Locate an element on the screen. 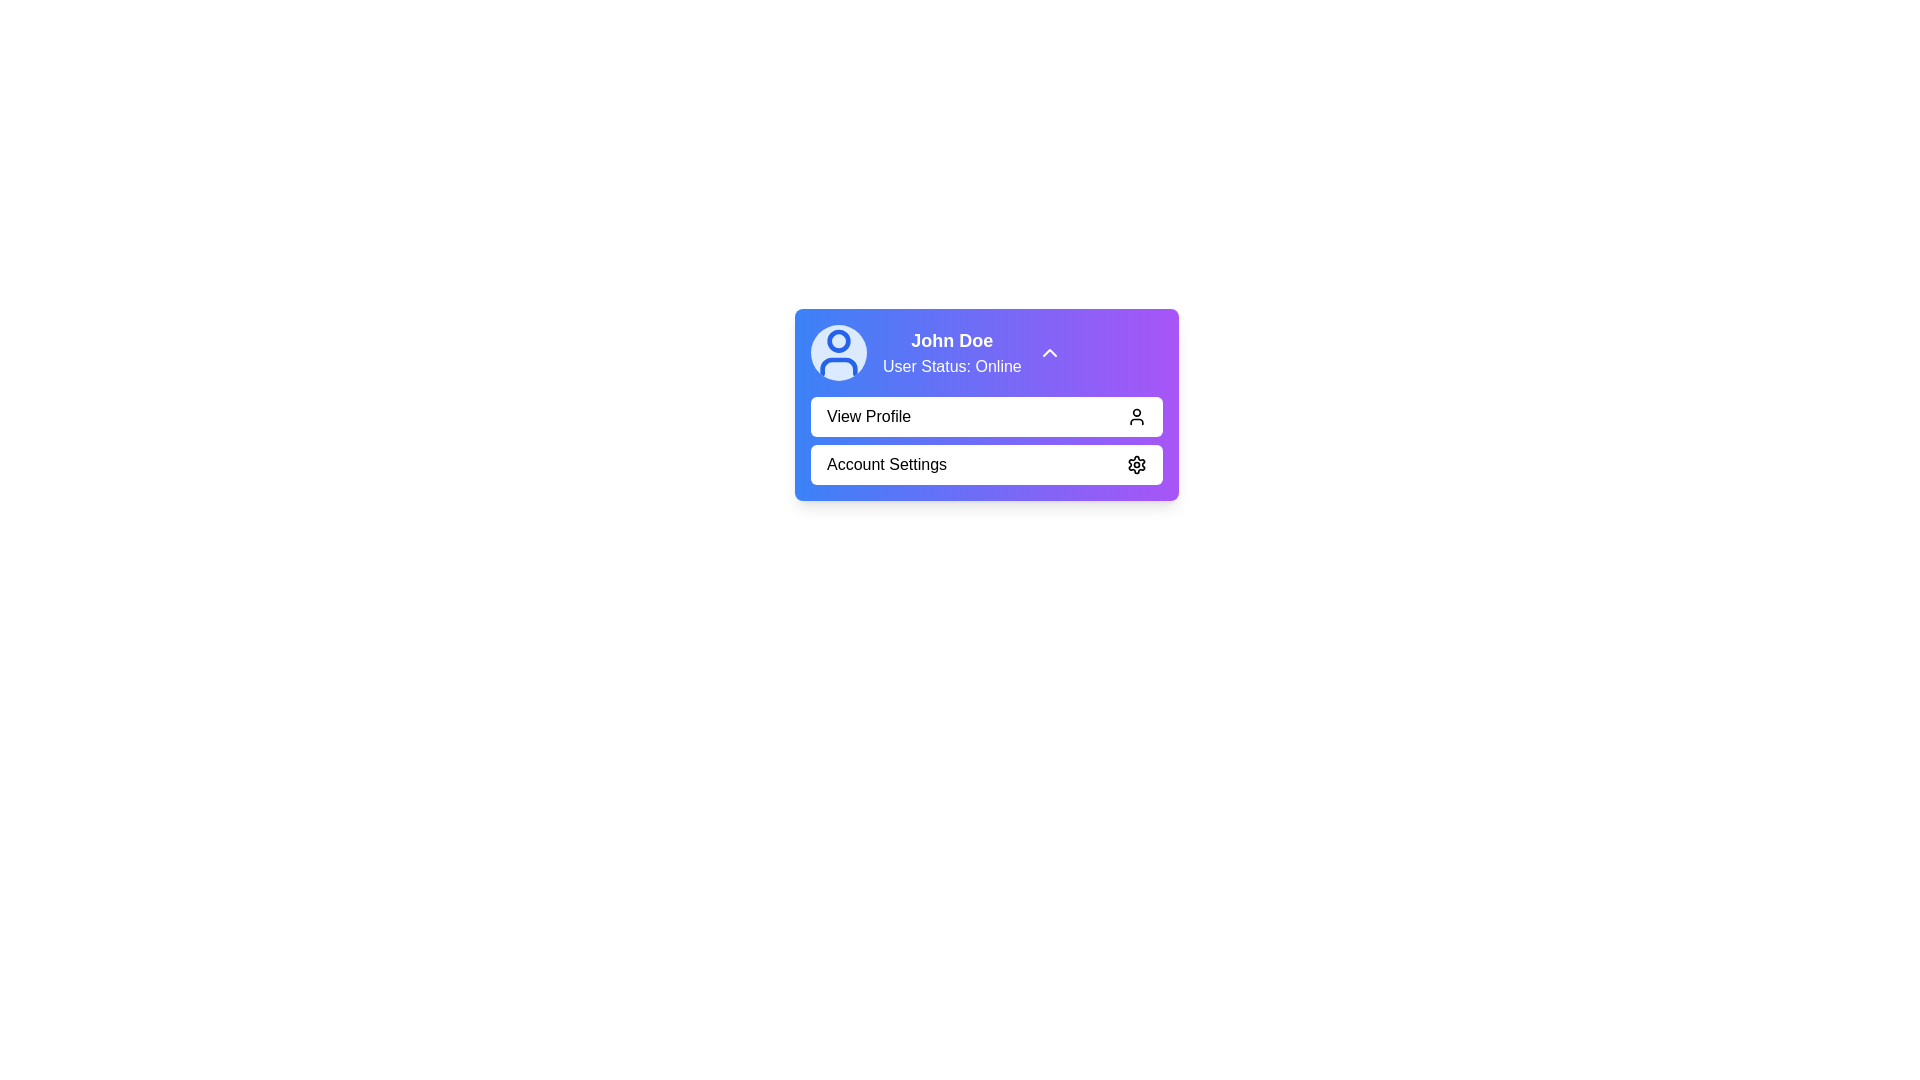 Image resolution: width=1920 pixels, height=1080 pixels. the graphical gear icon is located at coordinates (1137, 465).